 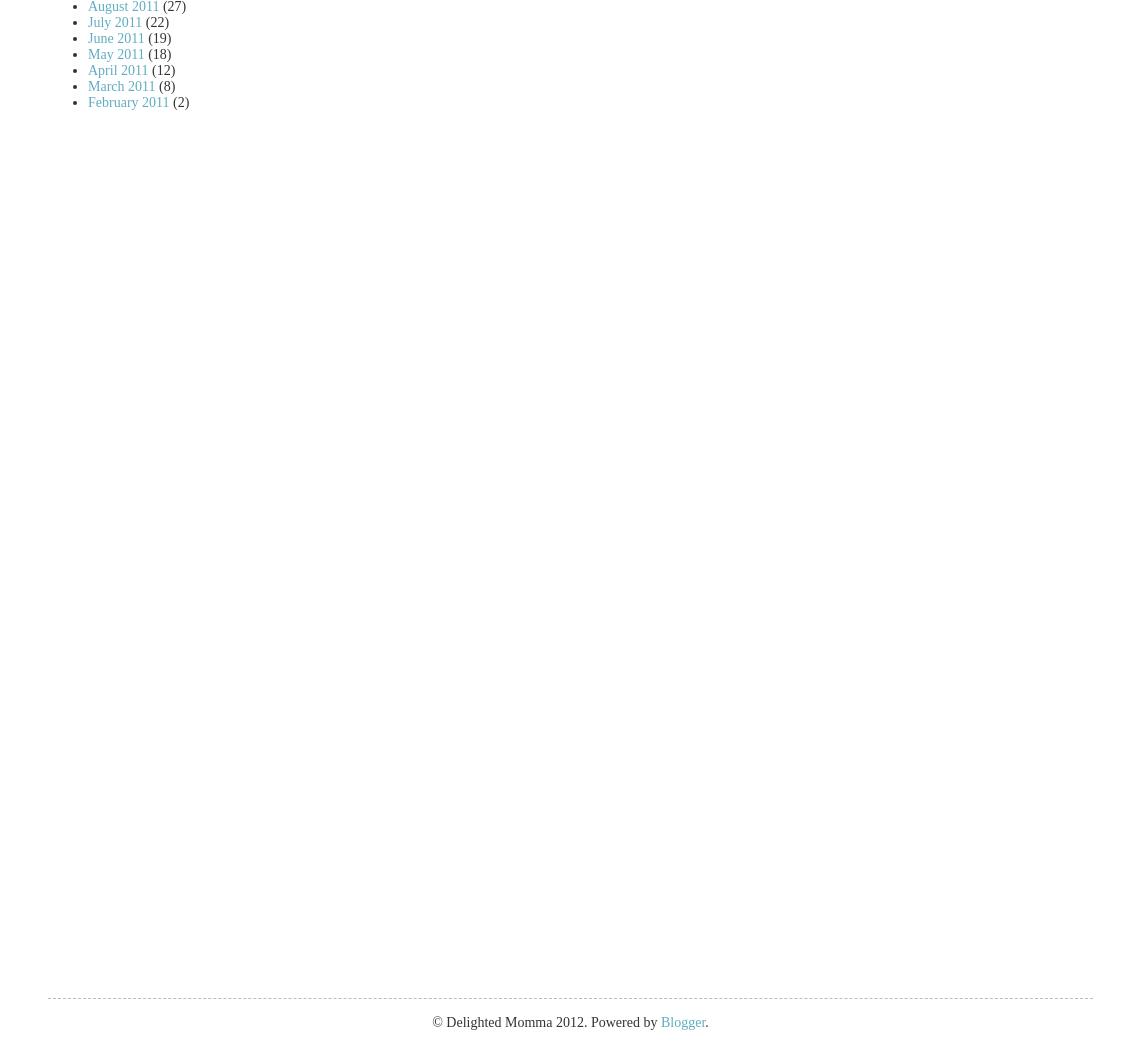 What do you see at coordinates (87, 85) in the screenshot?
I see `'March 2011'` at bounding box center [87, 85].